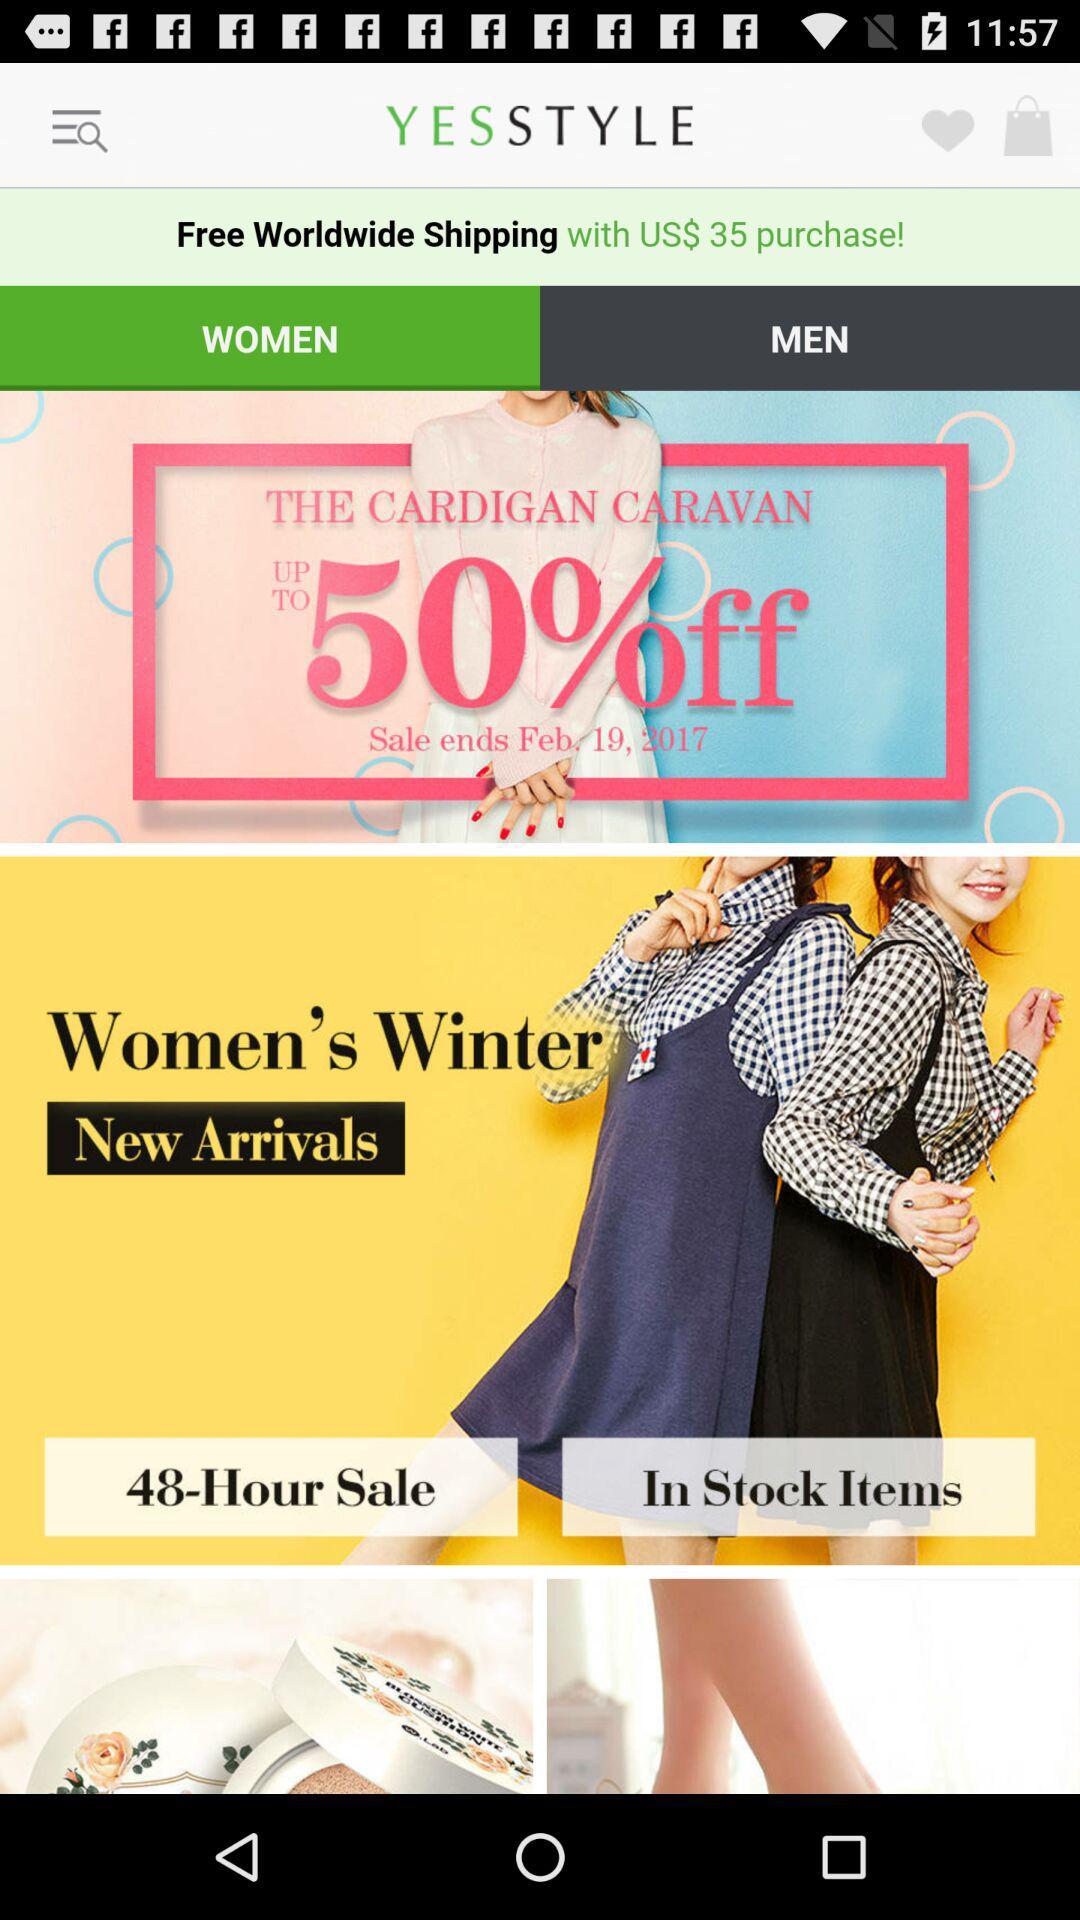  What do you see at coordinates (540, 615) in the screenshot?
I see `percentage page` at bounding box center [540, 615].